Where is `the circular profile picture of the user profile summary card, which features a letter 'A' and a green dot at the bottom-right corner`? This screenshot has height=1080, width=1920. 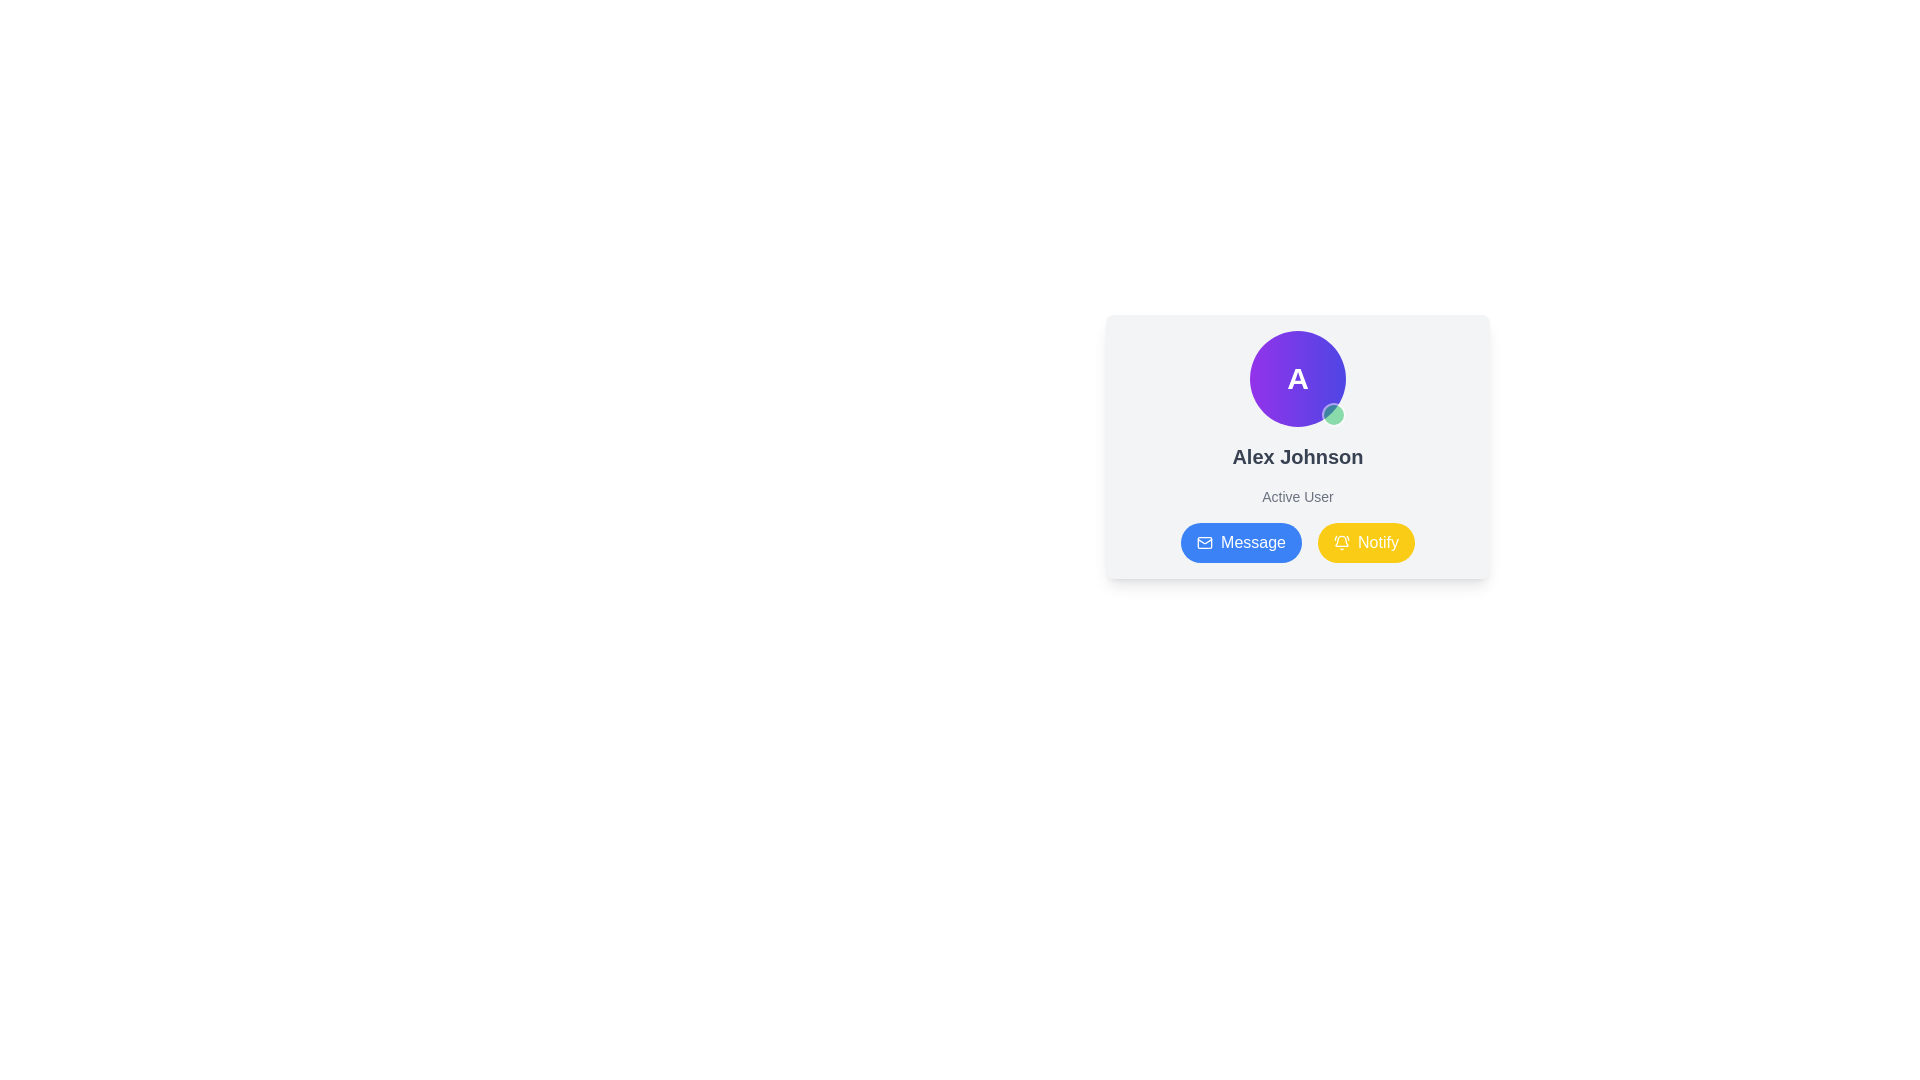 the circular profile picture of the user profile summary card, which features a letter 'A' and a green dot at the bottom-right corner is located at coordinates (1297, 446).